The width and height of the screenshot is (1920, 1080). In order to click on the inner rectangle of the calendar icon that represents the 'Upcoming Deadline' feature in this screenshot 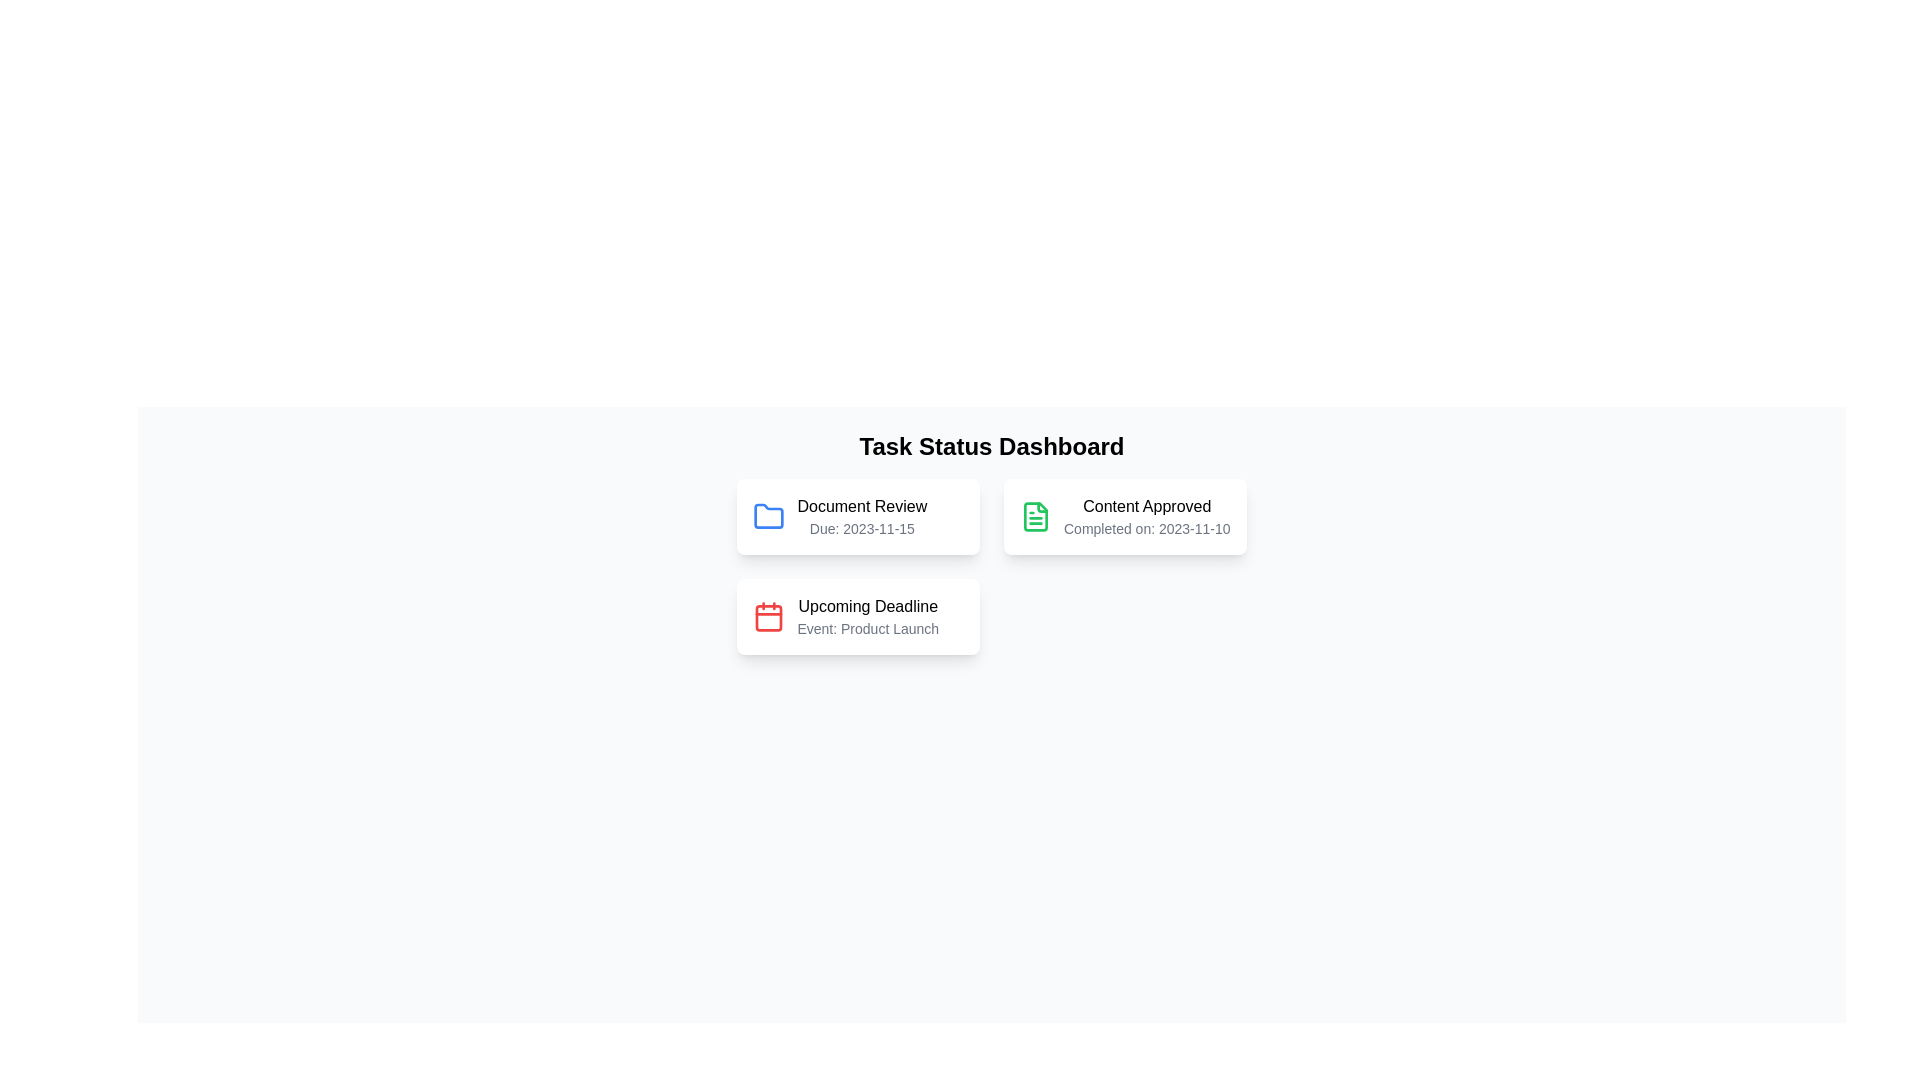, I will do `click(768, 617)`.